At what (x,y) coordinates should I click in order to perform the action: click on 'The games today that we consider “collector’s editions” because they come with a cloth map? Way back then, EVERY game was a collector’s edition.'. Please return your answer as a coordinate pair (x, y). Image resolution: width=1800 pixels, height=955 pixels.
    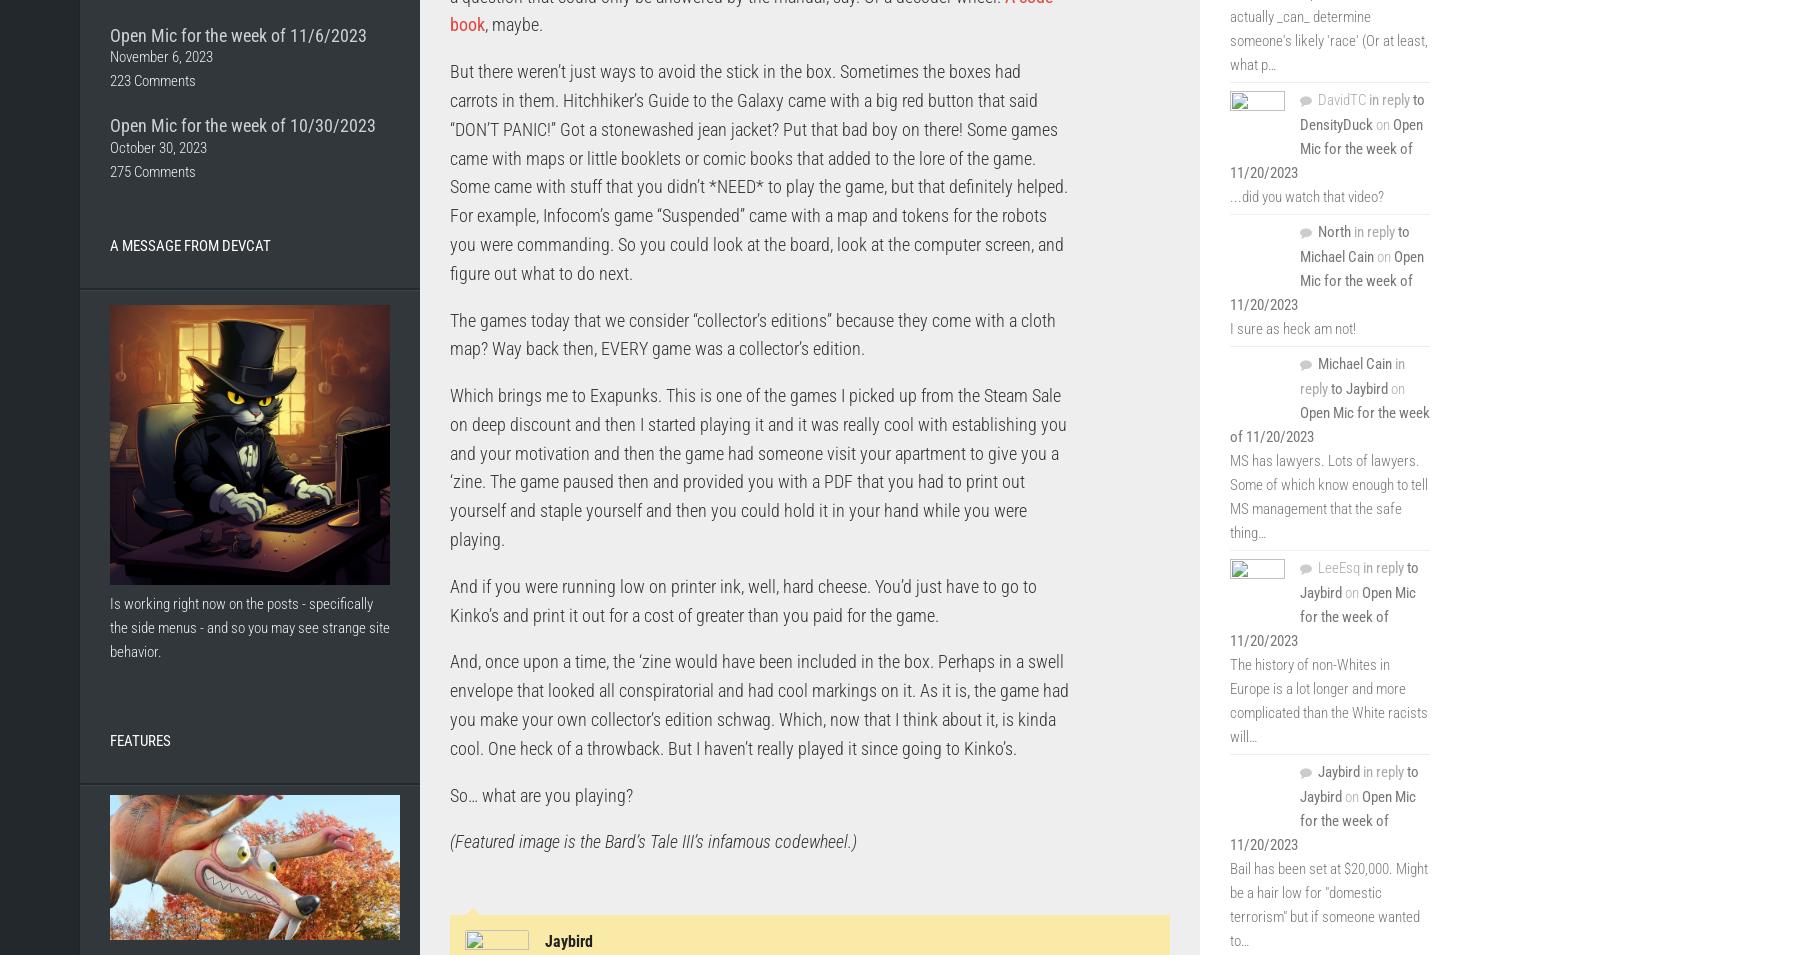
    Looking at the image, I should click on (450, 332).